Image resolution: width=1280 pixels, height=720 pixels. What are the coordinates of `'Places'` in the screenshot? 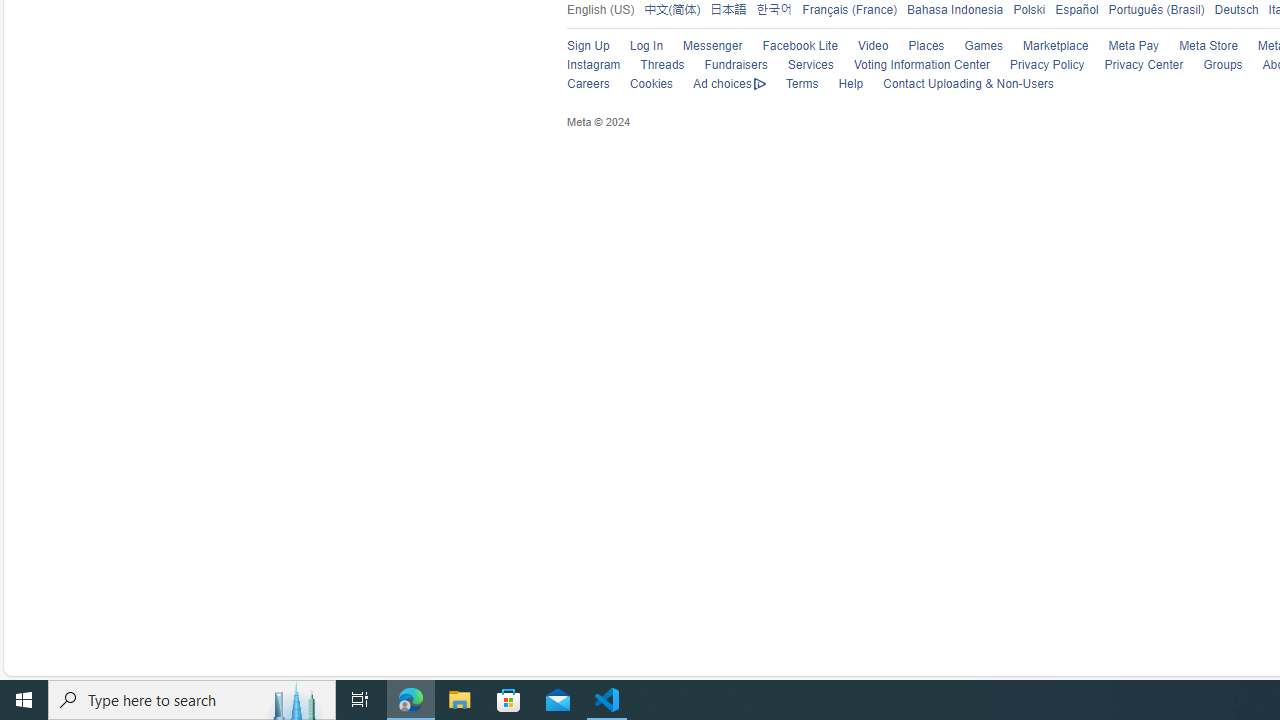 It's located at (925, 45).